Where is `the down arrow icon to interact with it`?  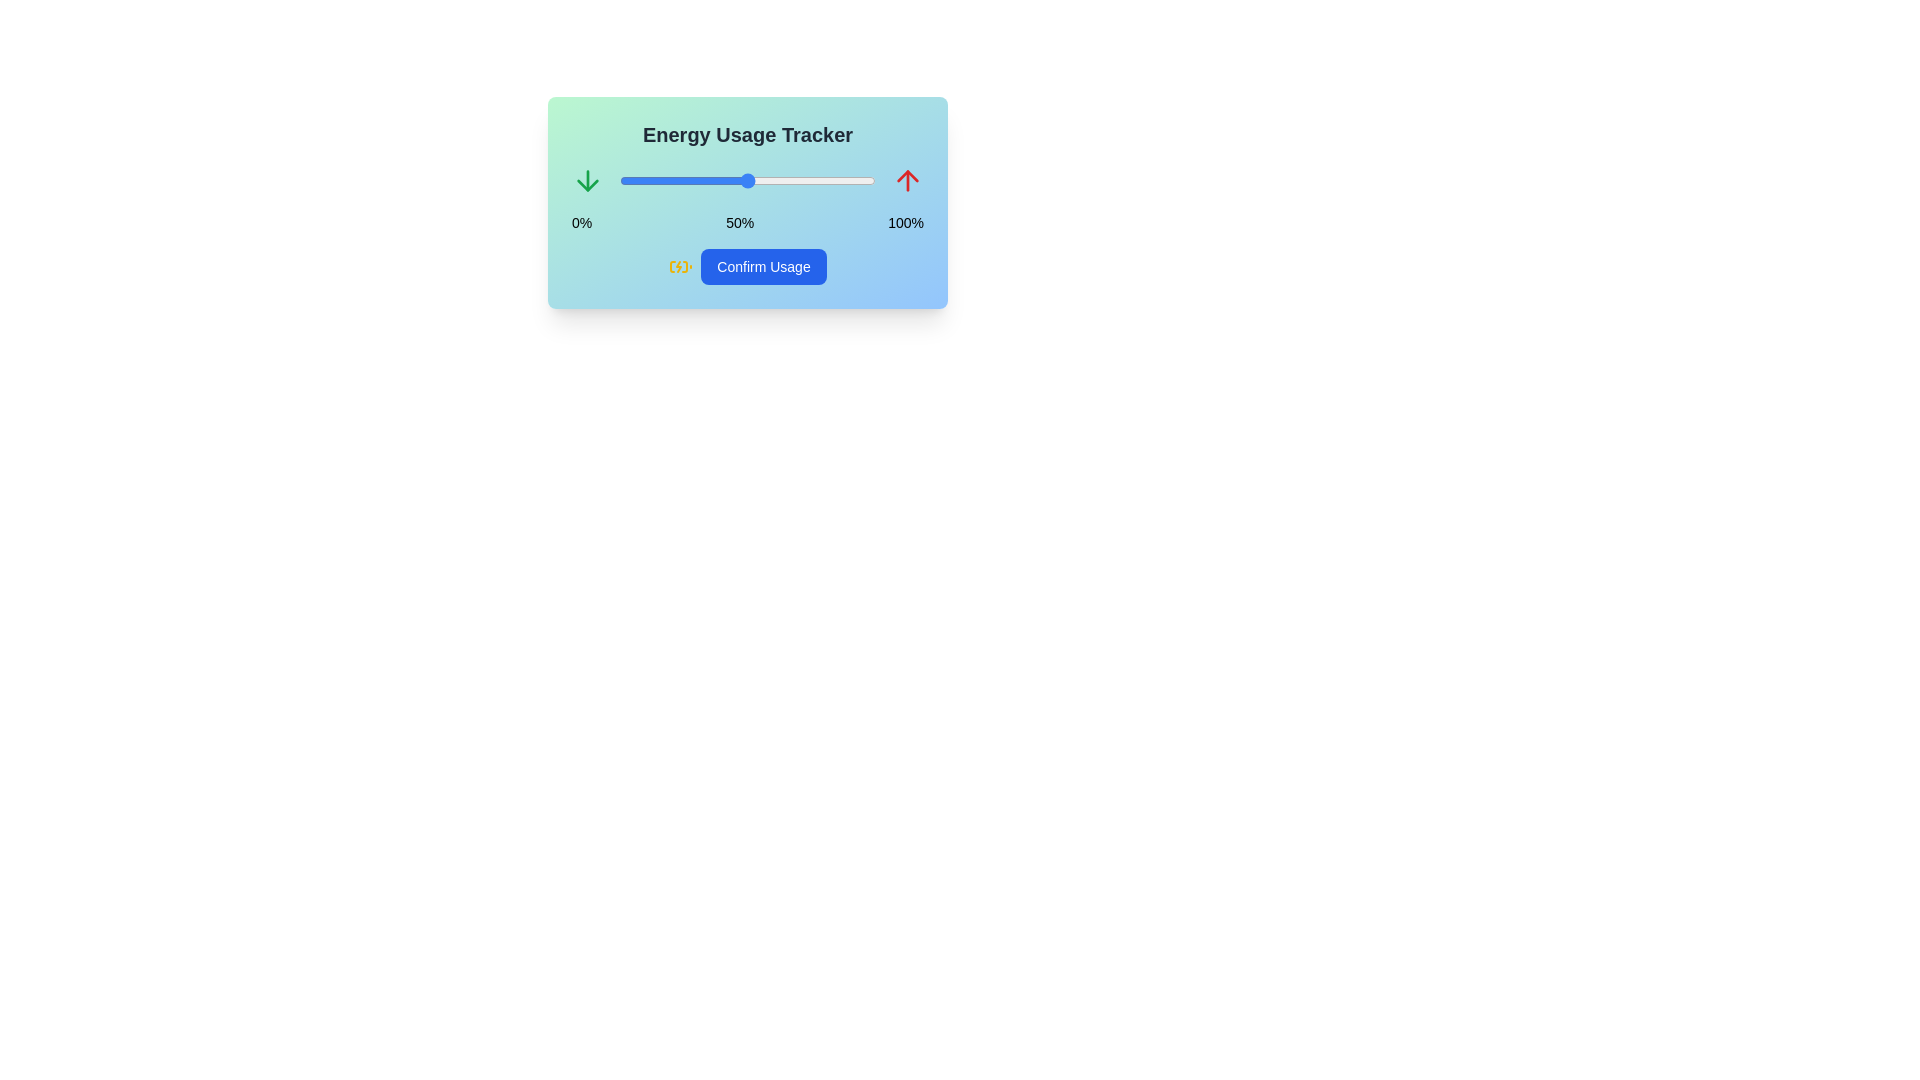 the down arrow icon to interact with it is located at coordinates (587, 181).